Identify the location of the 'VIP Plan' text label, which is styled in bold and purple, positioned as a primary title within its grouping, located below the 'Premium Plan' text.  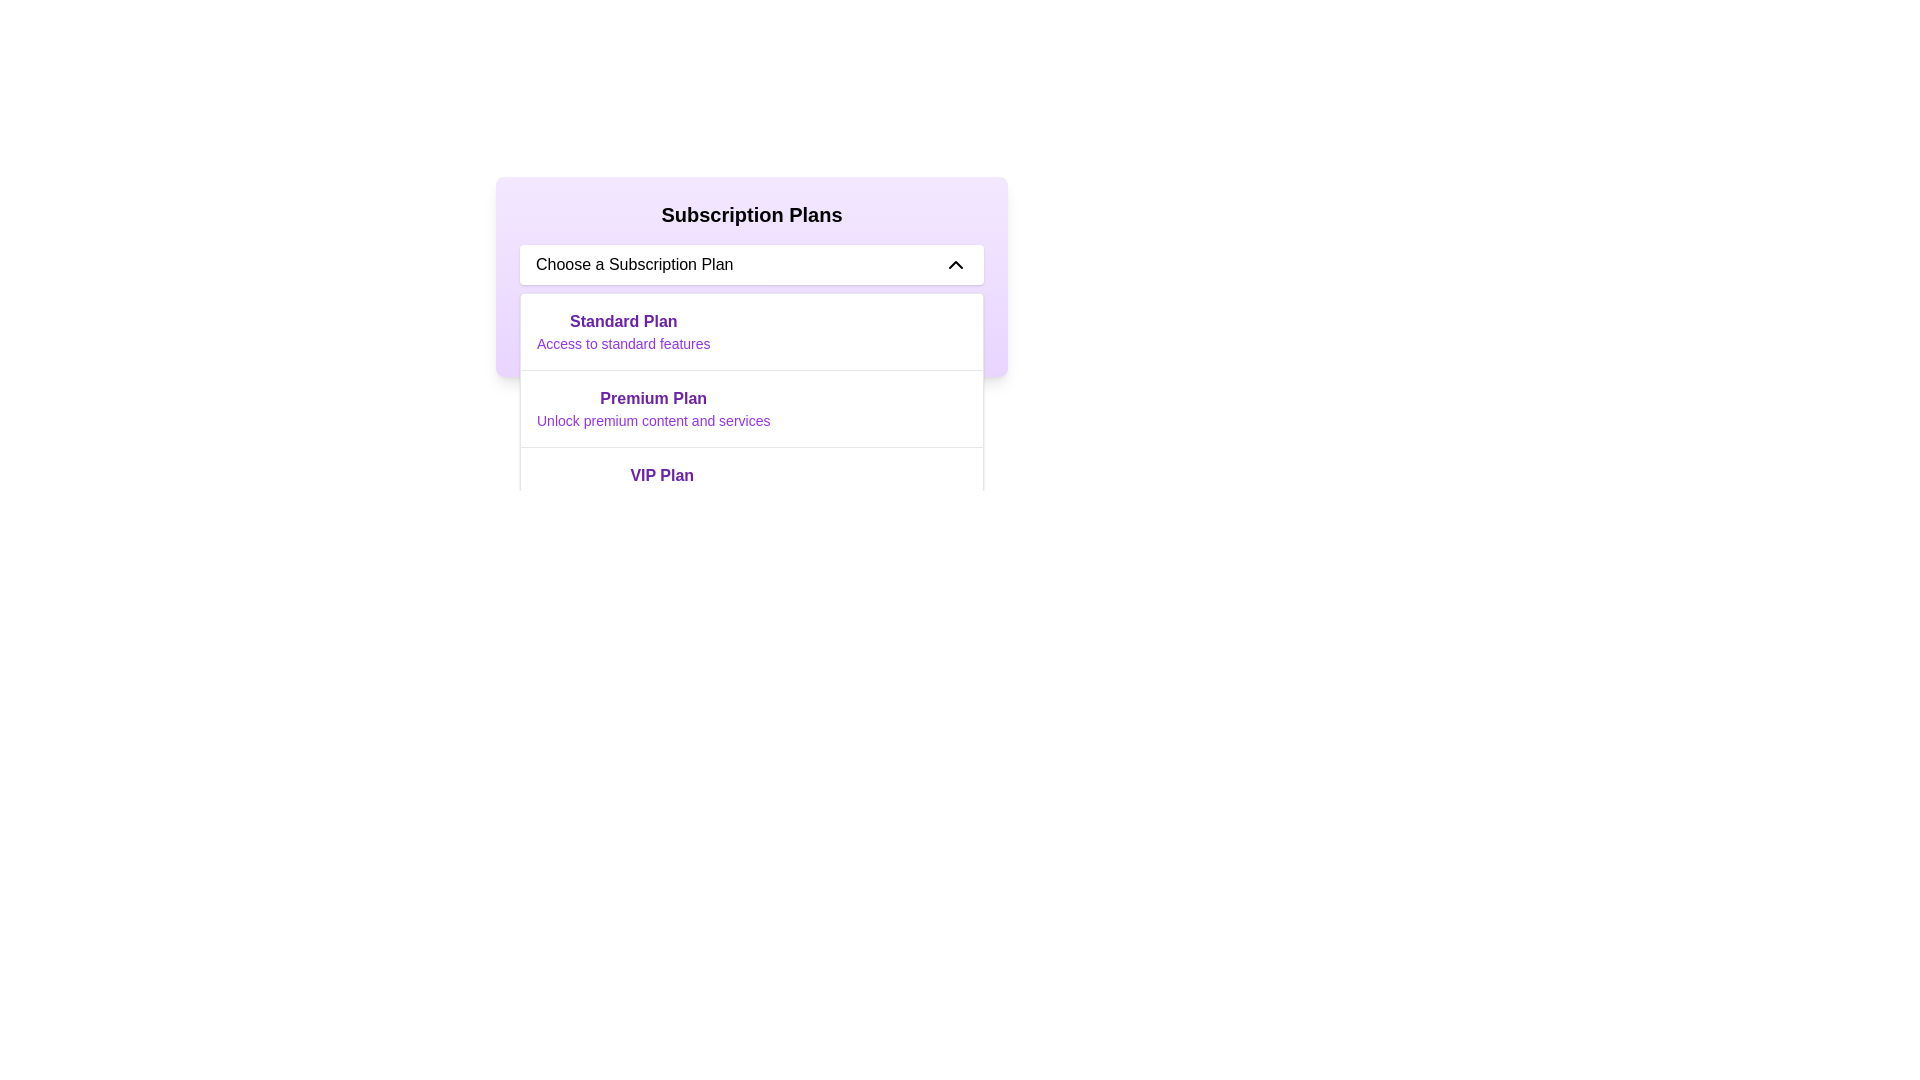
(662, 475).